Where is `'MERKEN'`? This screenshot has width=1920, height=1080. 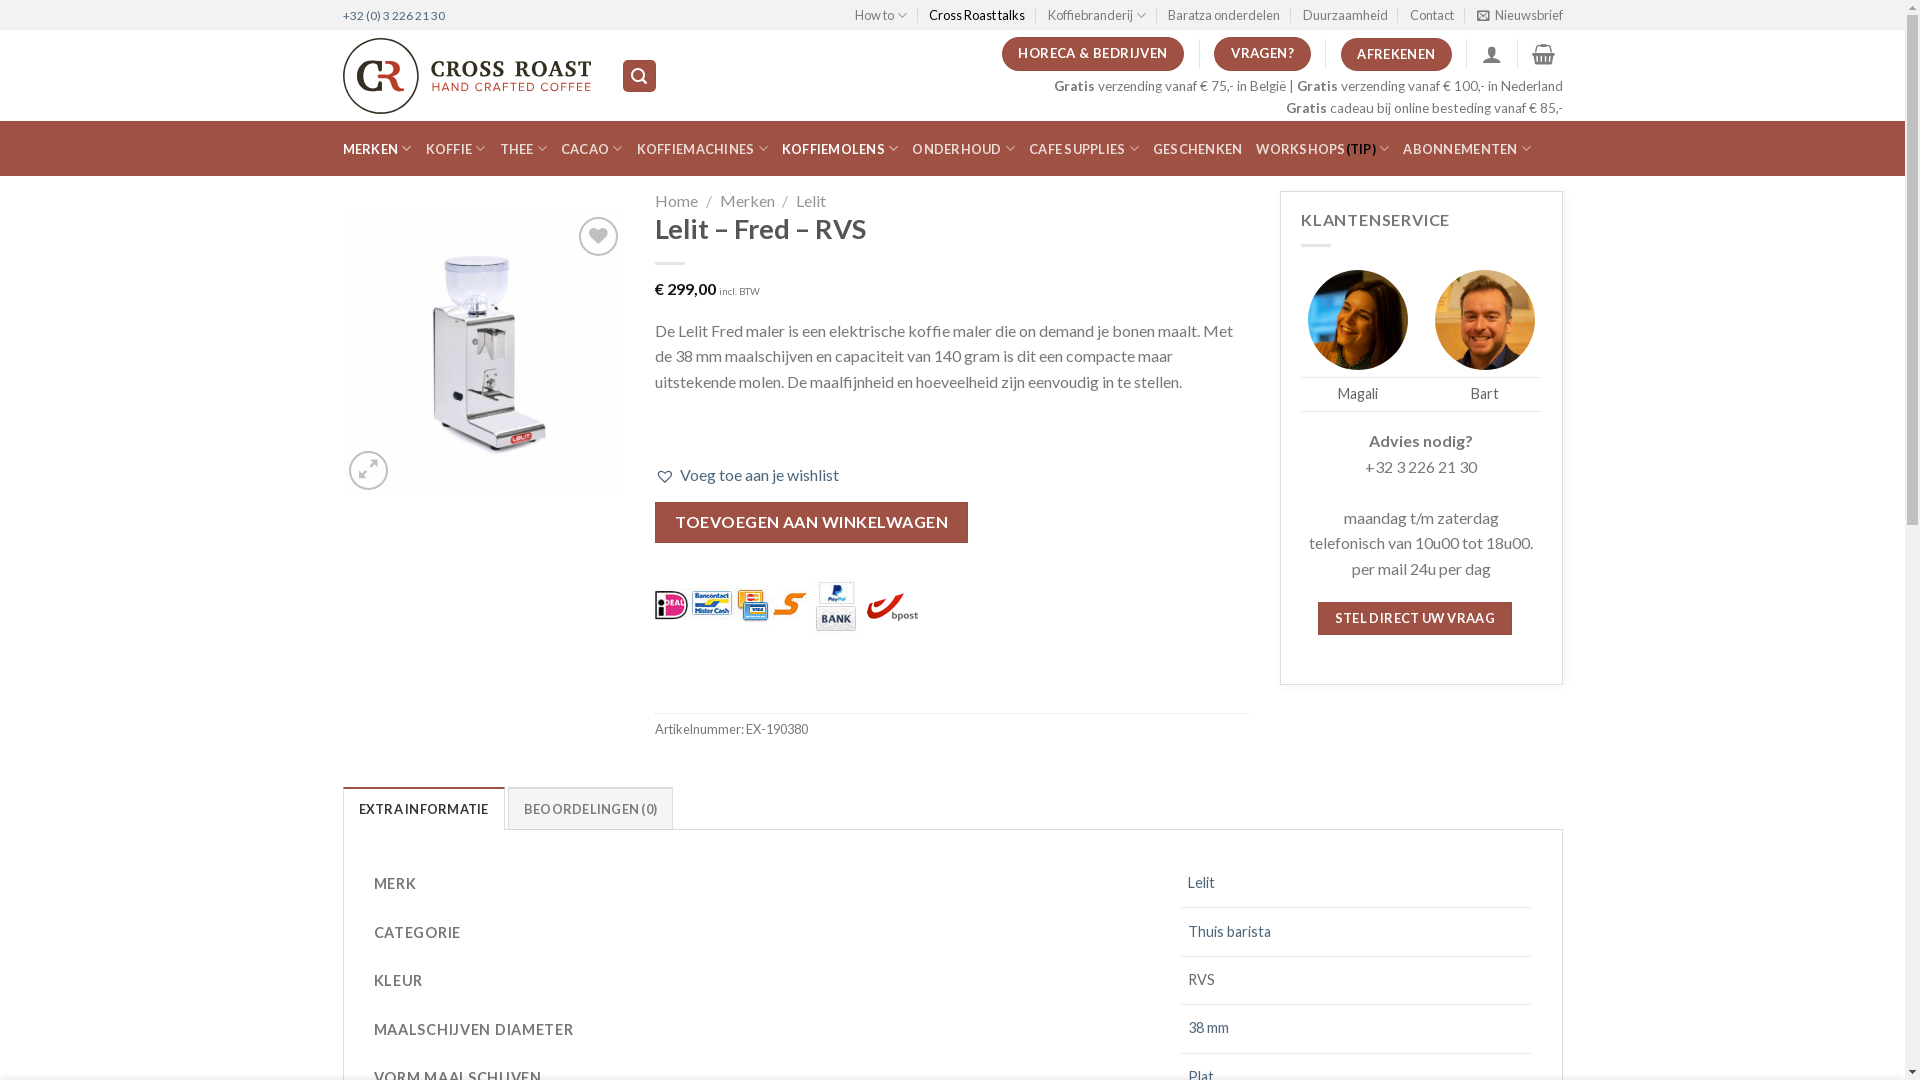 'MERKEN' is located at coordinates (376, 148).